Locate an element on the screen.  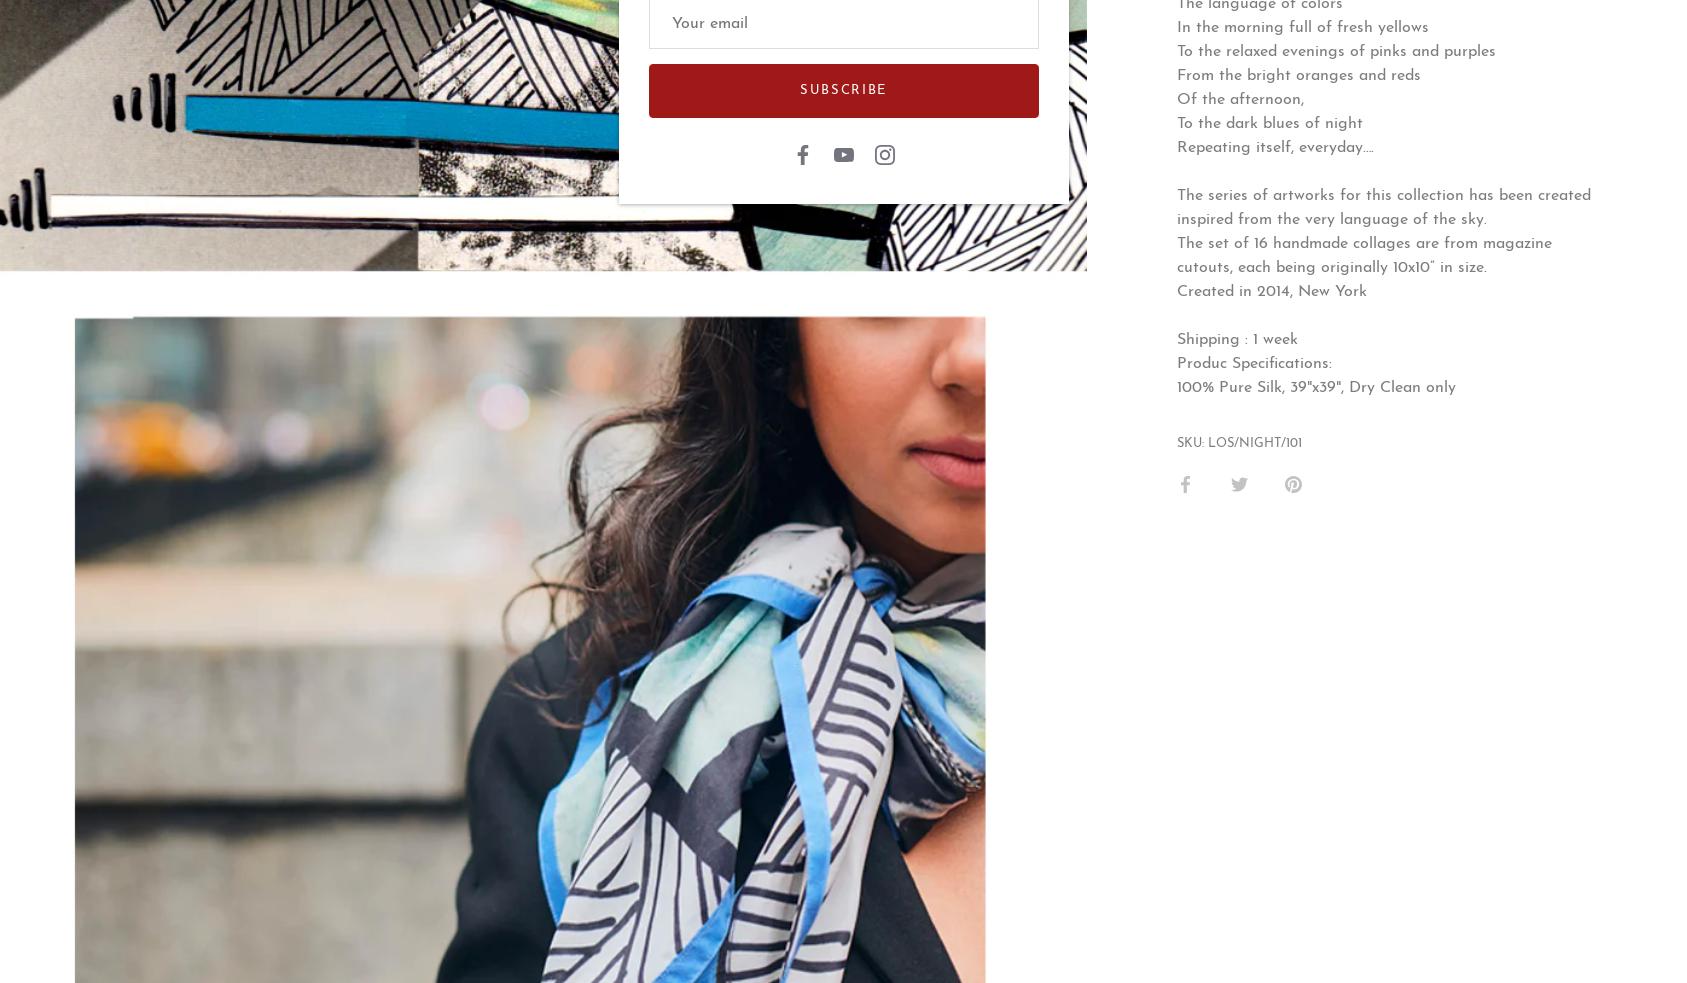
'Shipping : 1 week' is located at coordinates (1238, 339).